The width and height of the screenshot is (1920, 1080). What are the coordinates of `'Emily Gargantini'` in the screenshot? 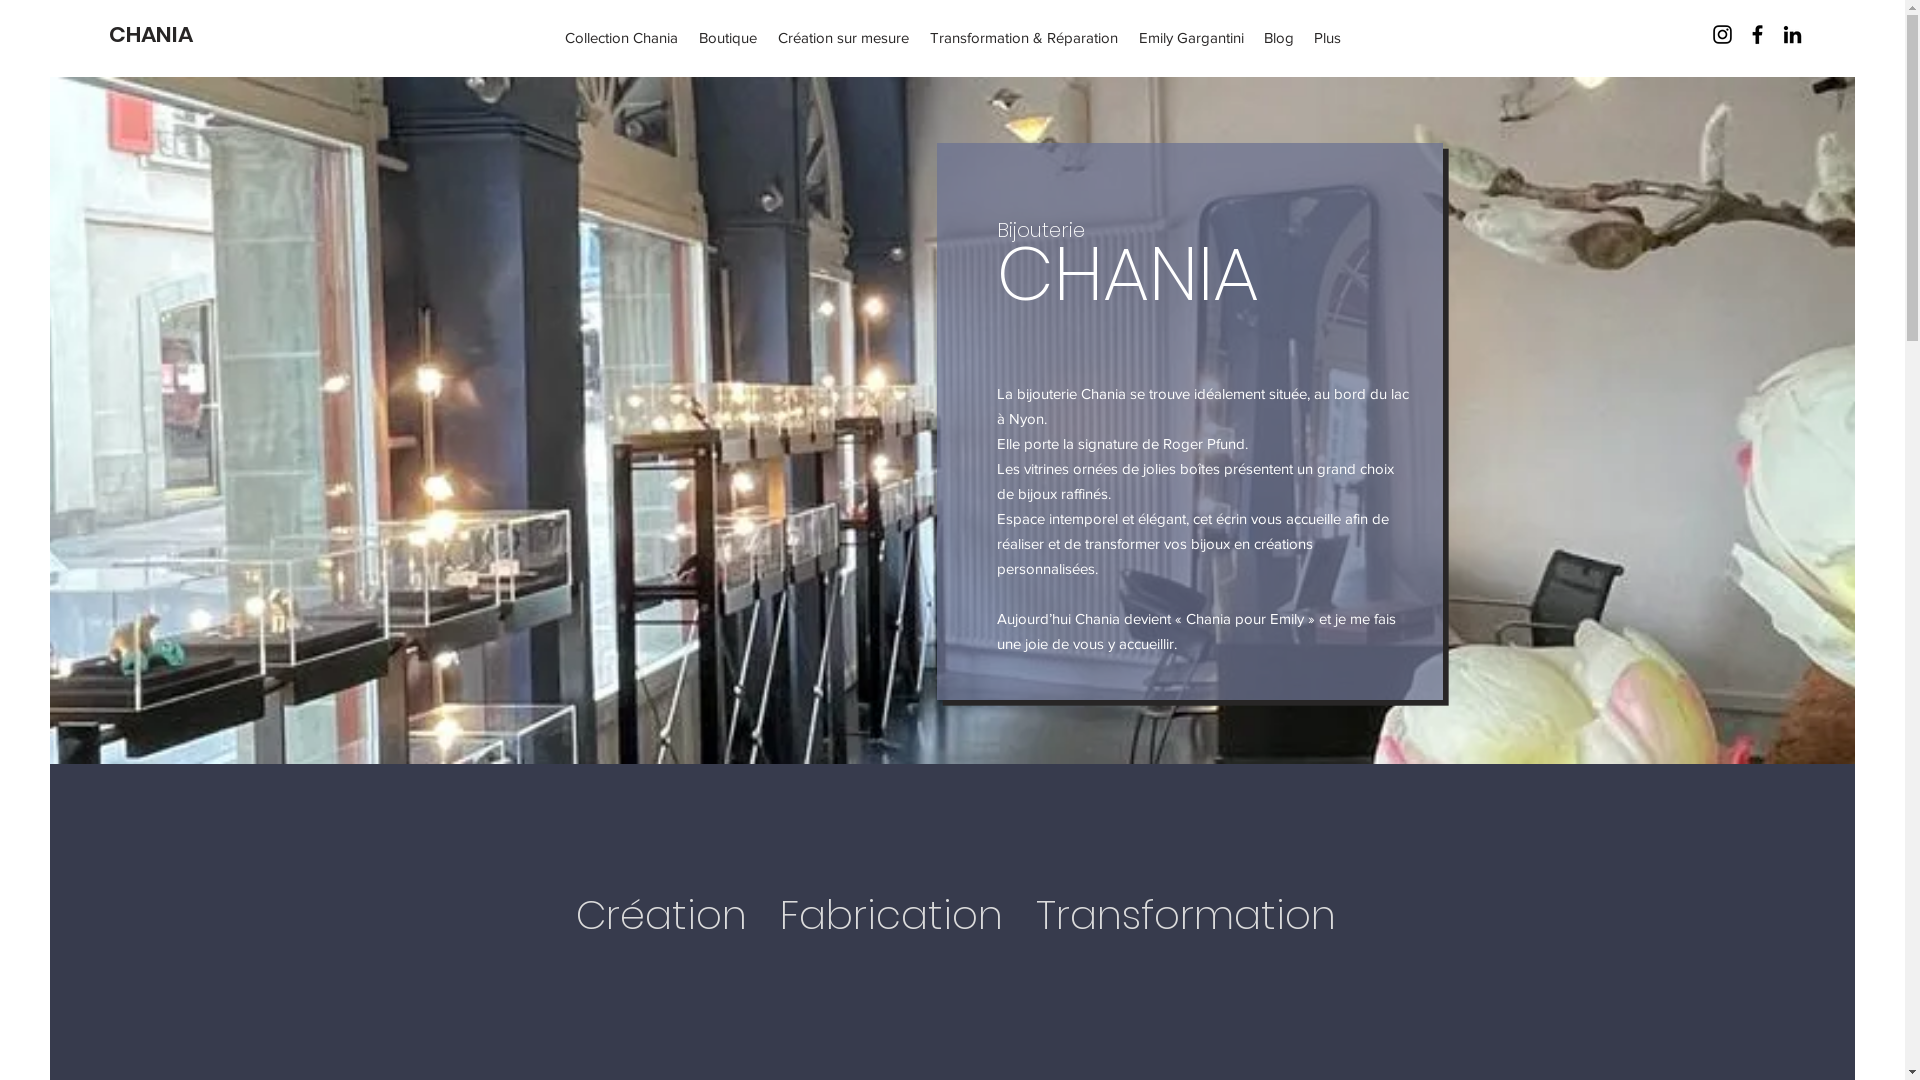 It's located at (1128, 37).